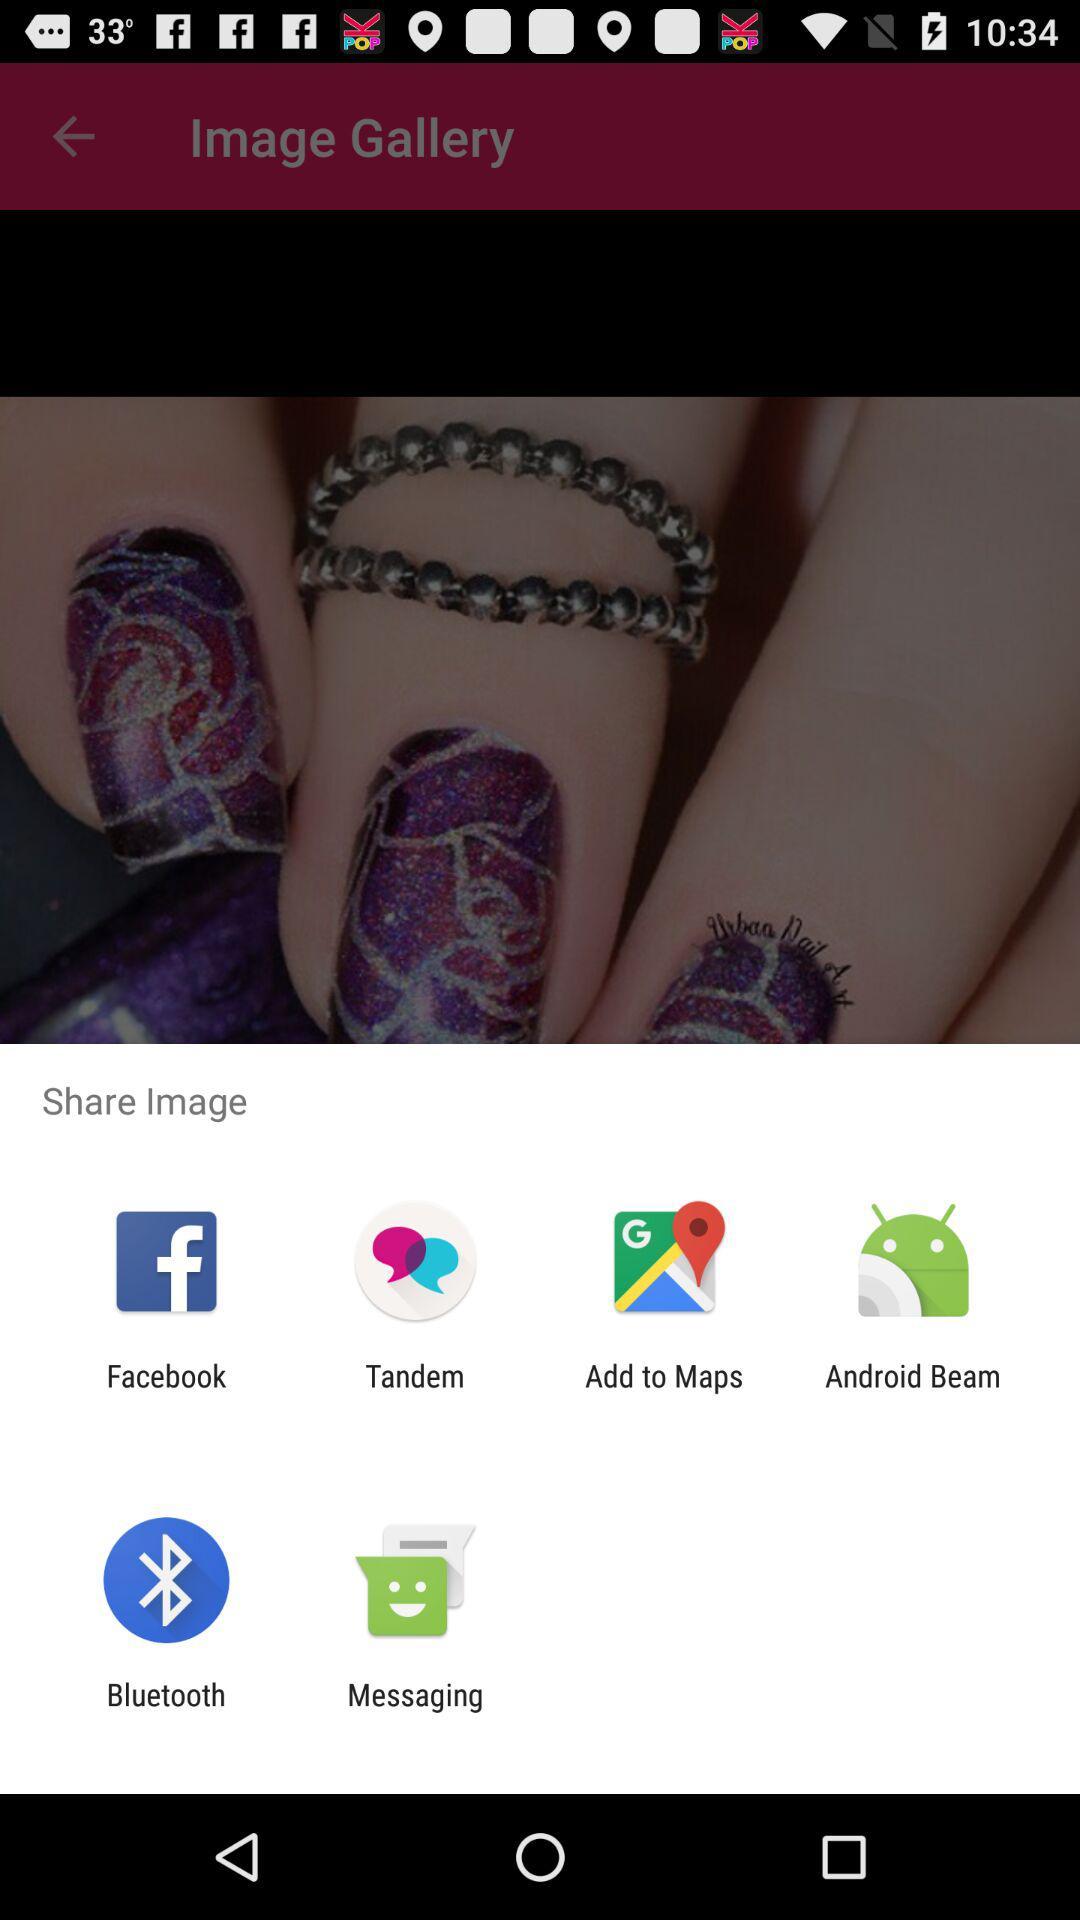  I want to click on item next to bluetooth app, so click(414, 1711).